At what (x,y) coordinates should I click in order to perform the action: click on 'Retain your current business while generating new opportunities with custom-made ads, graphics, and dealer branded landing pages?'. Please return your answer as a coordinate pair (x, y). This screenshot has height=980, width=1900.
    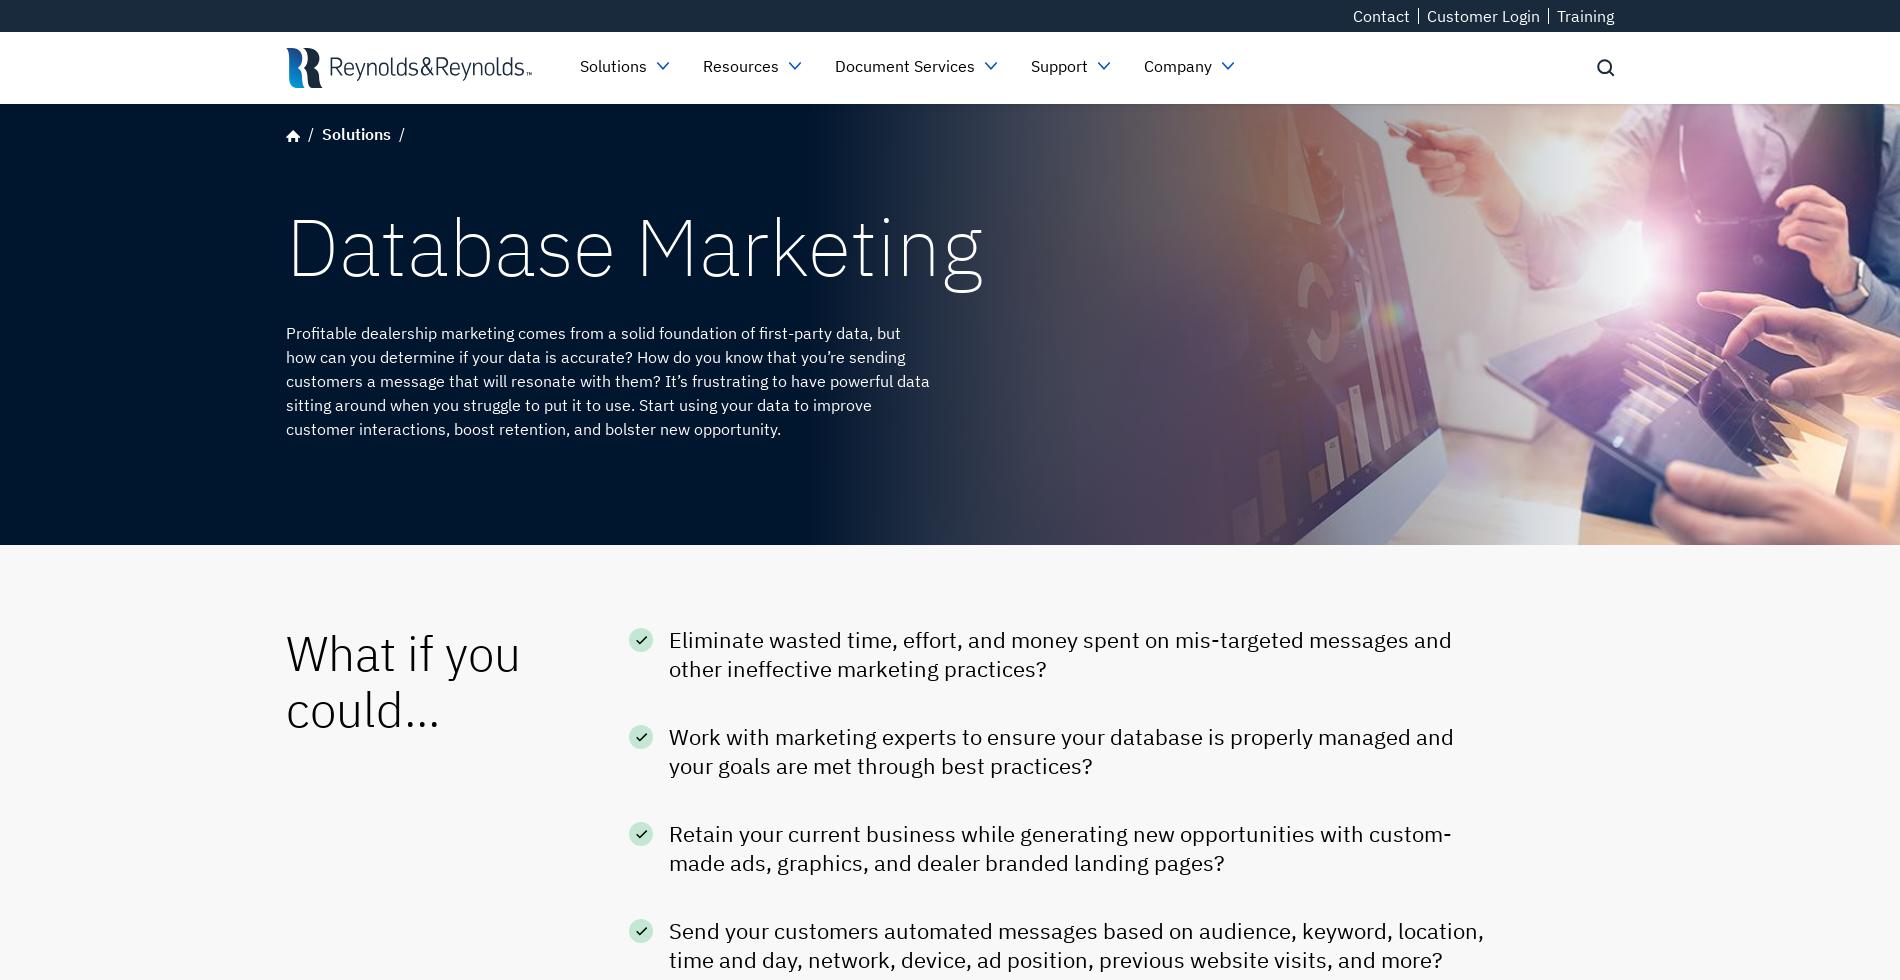
    Looking at the image, I should click on (1060, 847).